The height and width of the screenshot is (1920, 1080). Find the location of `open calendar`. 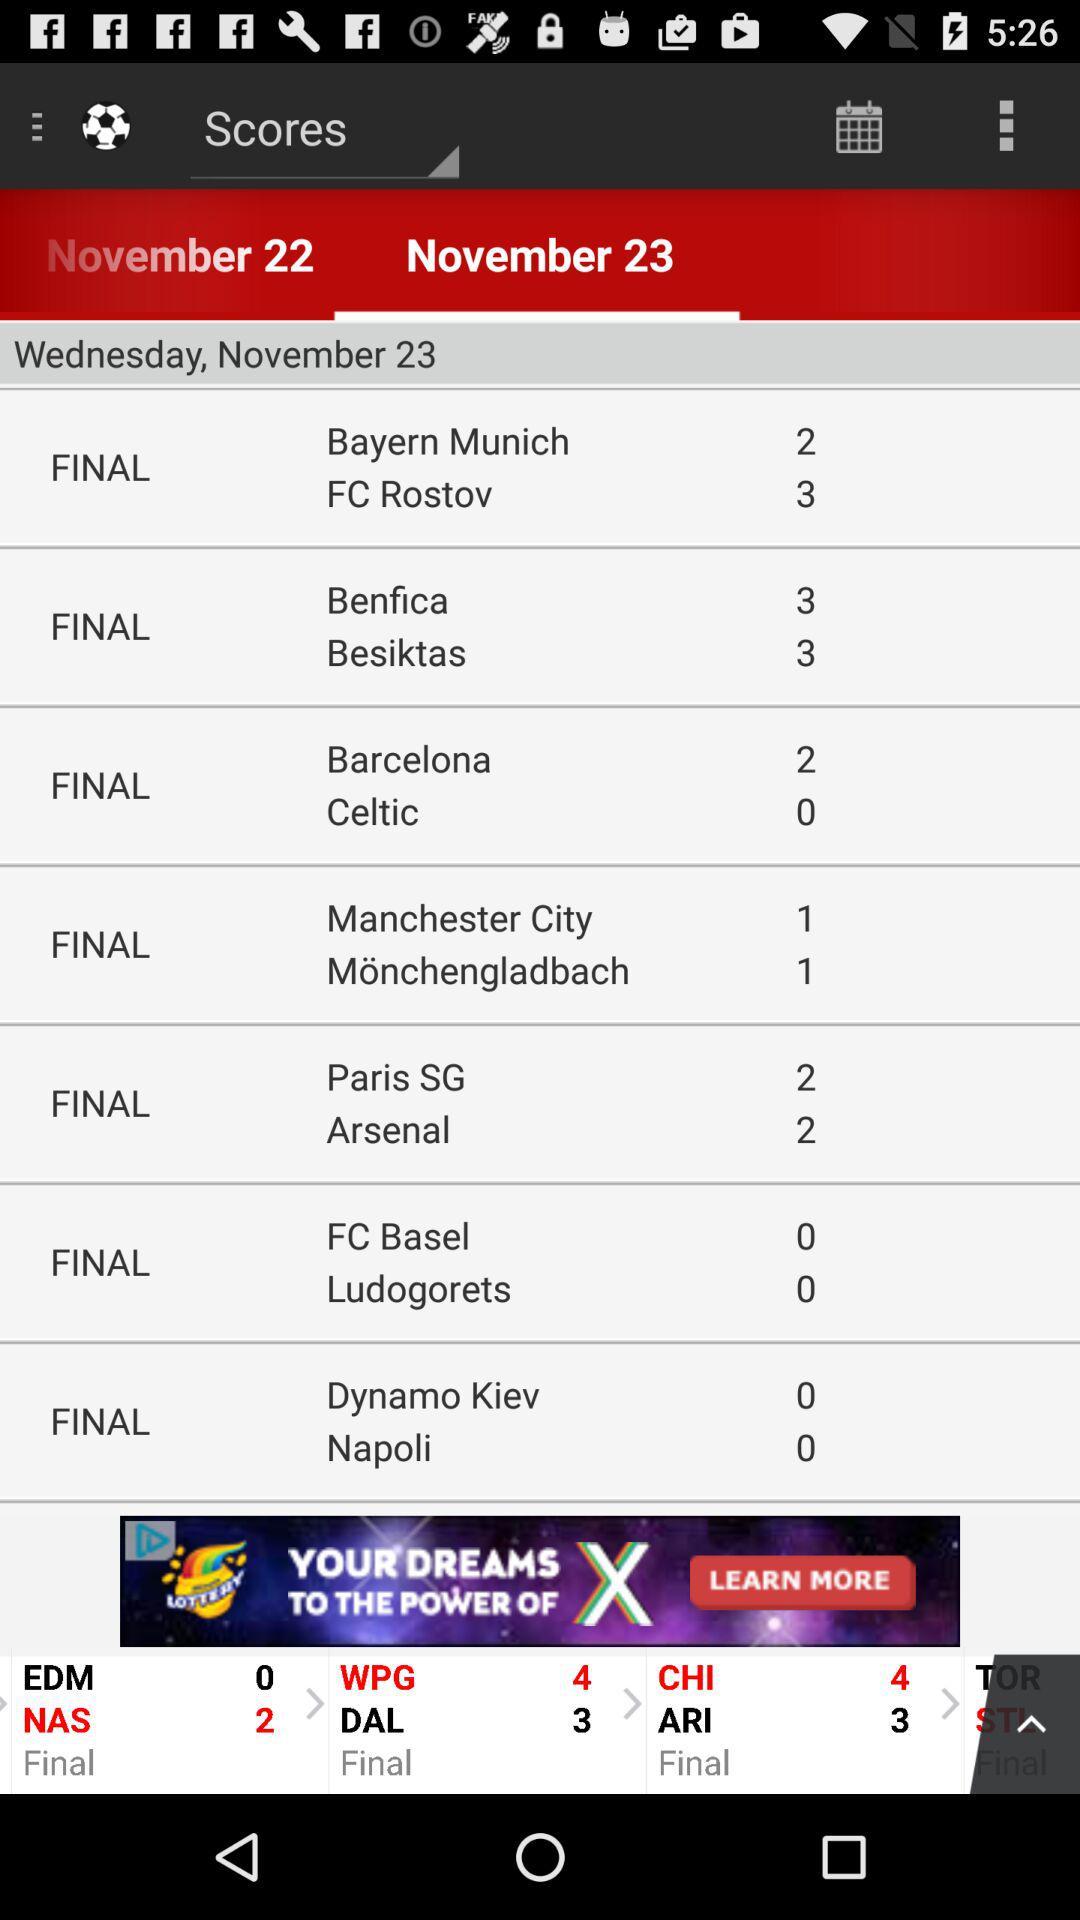

open calendar is located at coordinates (858, 124).